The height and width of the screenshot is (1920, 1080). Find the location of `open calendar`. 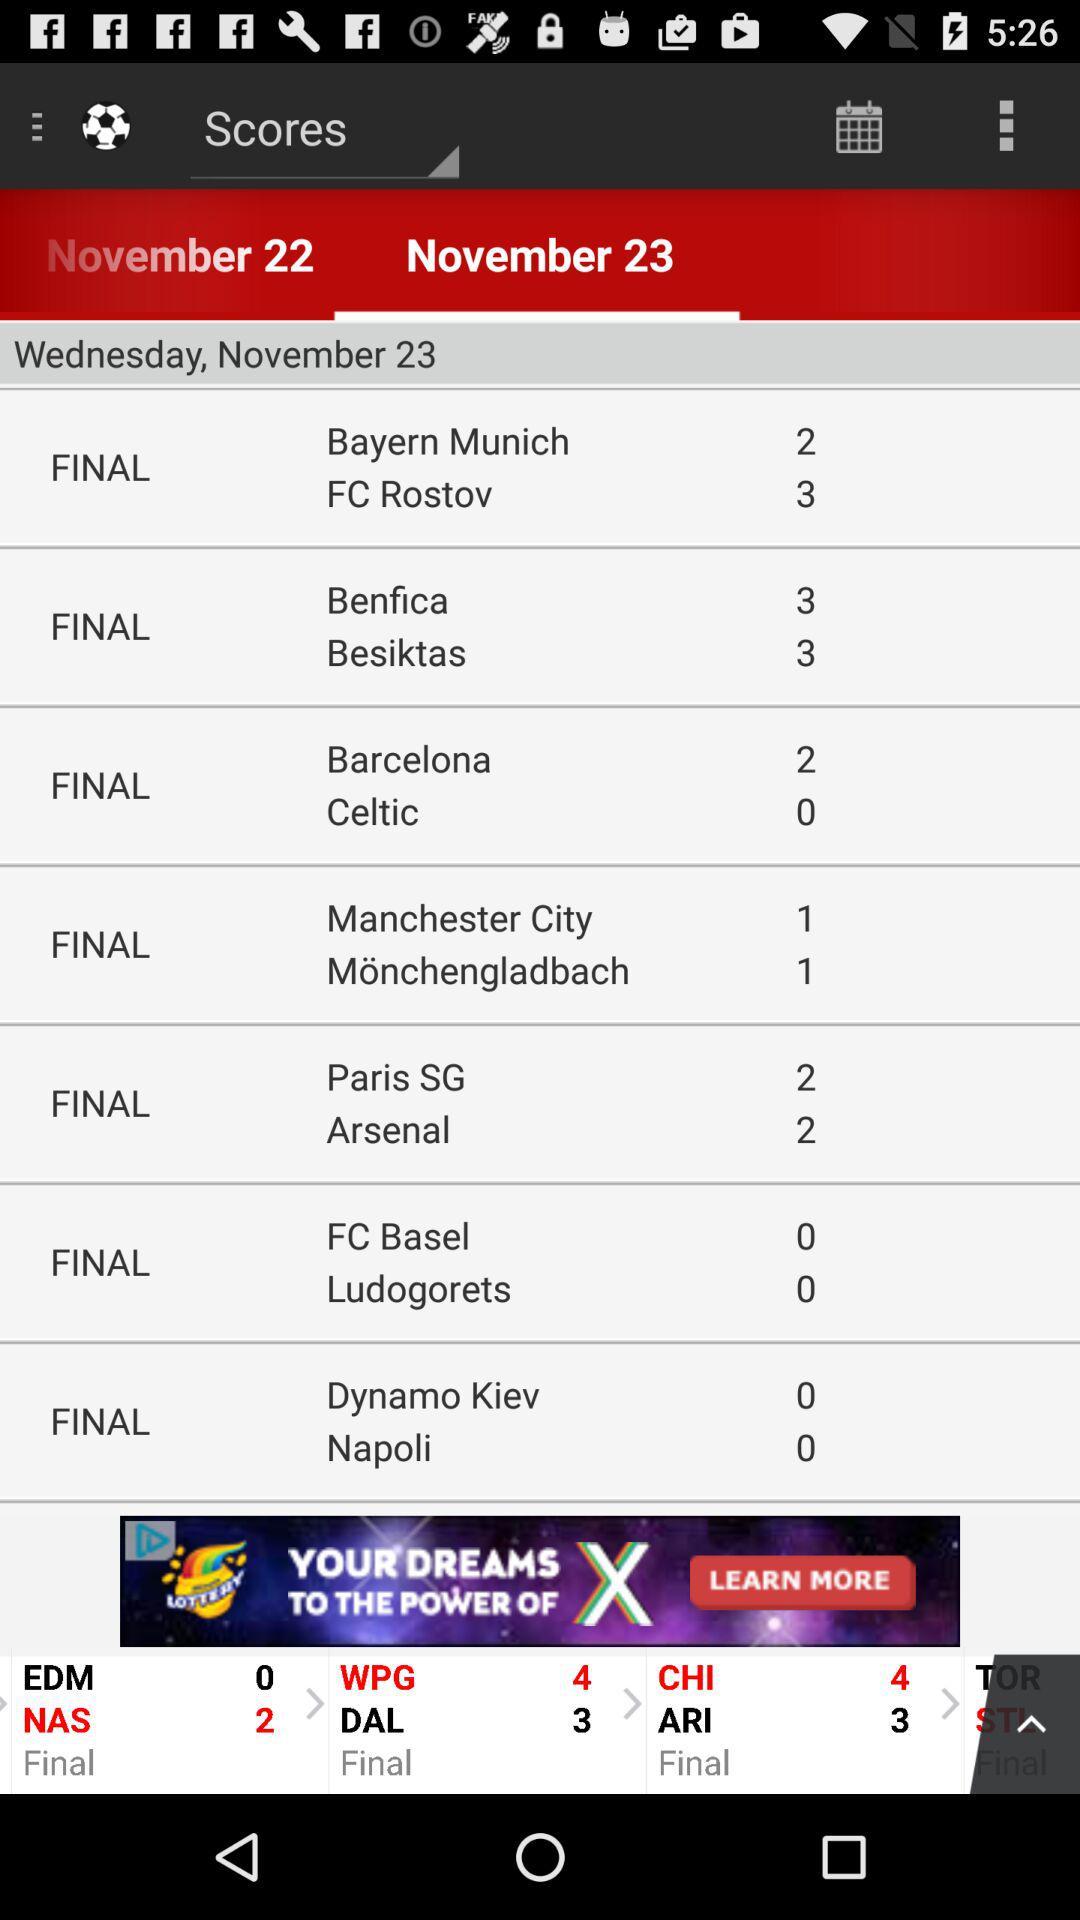

open calendar is located at coordinates (858, 124).